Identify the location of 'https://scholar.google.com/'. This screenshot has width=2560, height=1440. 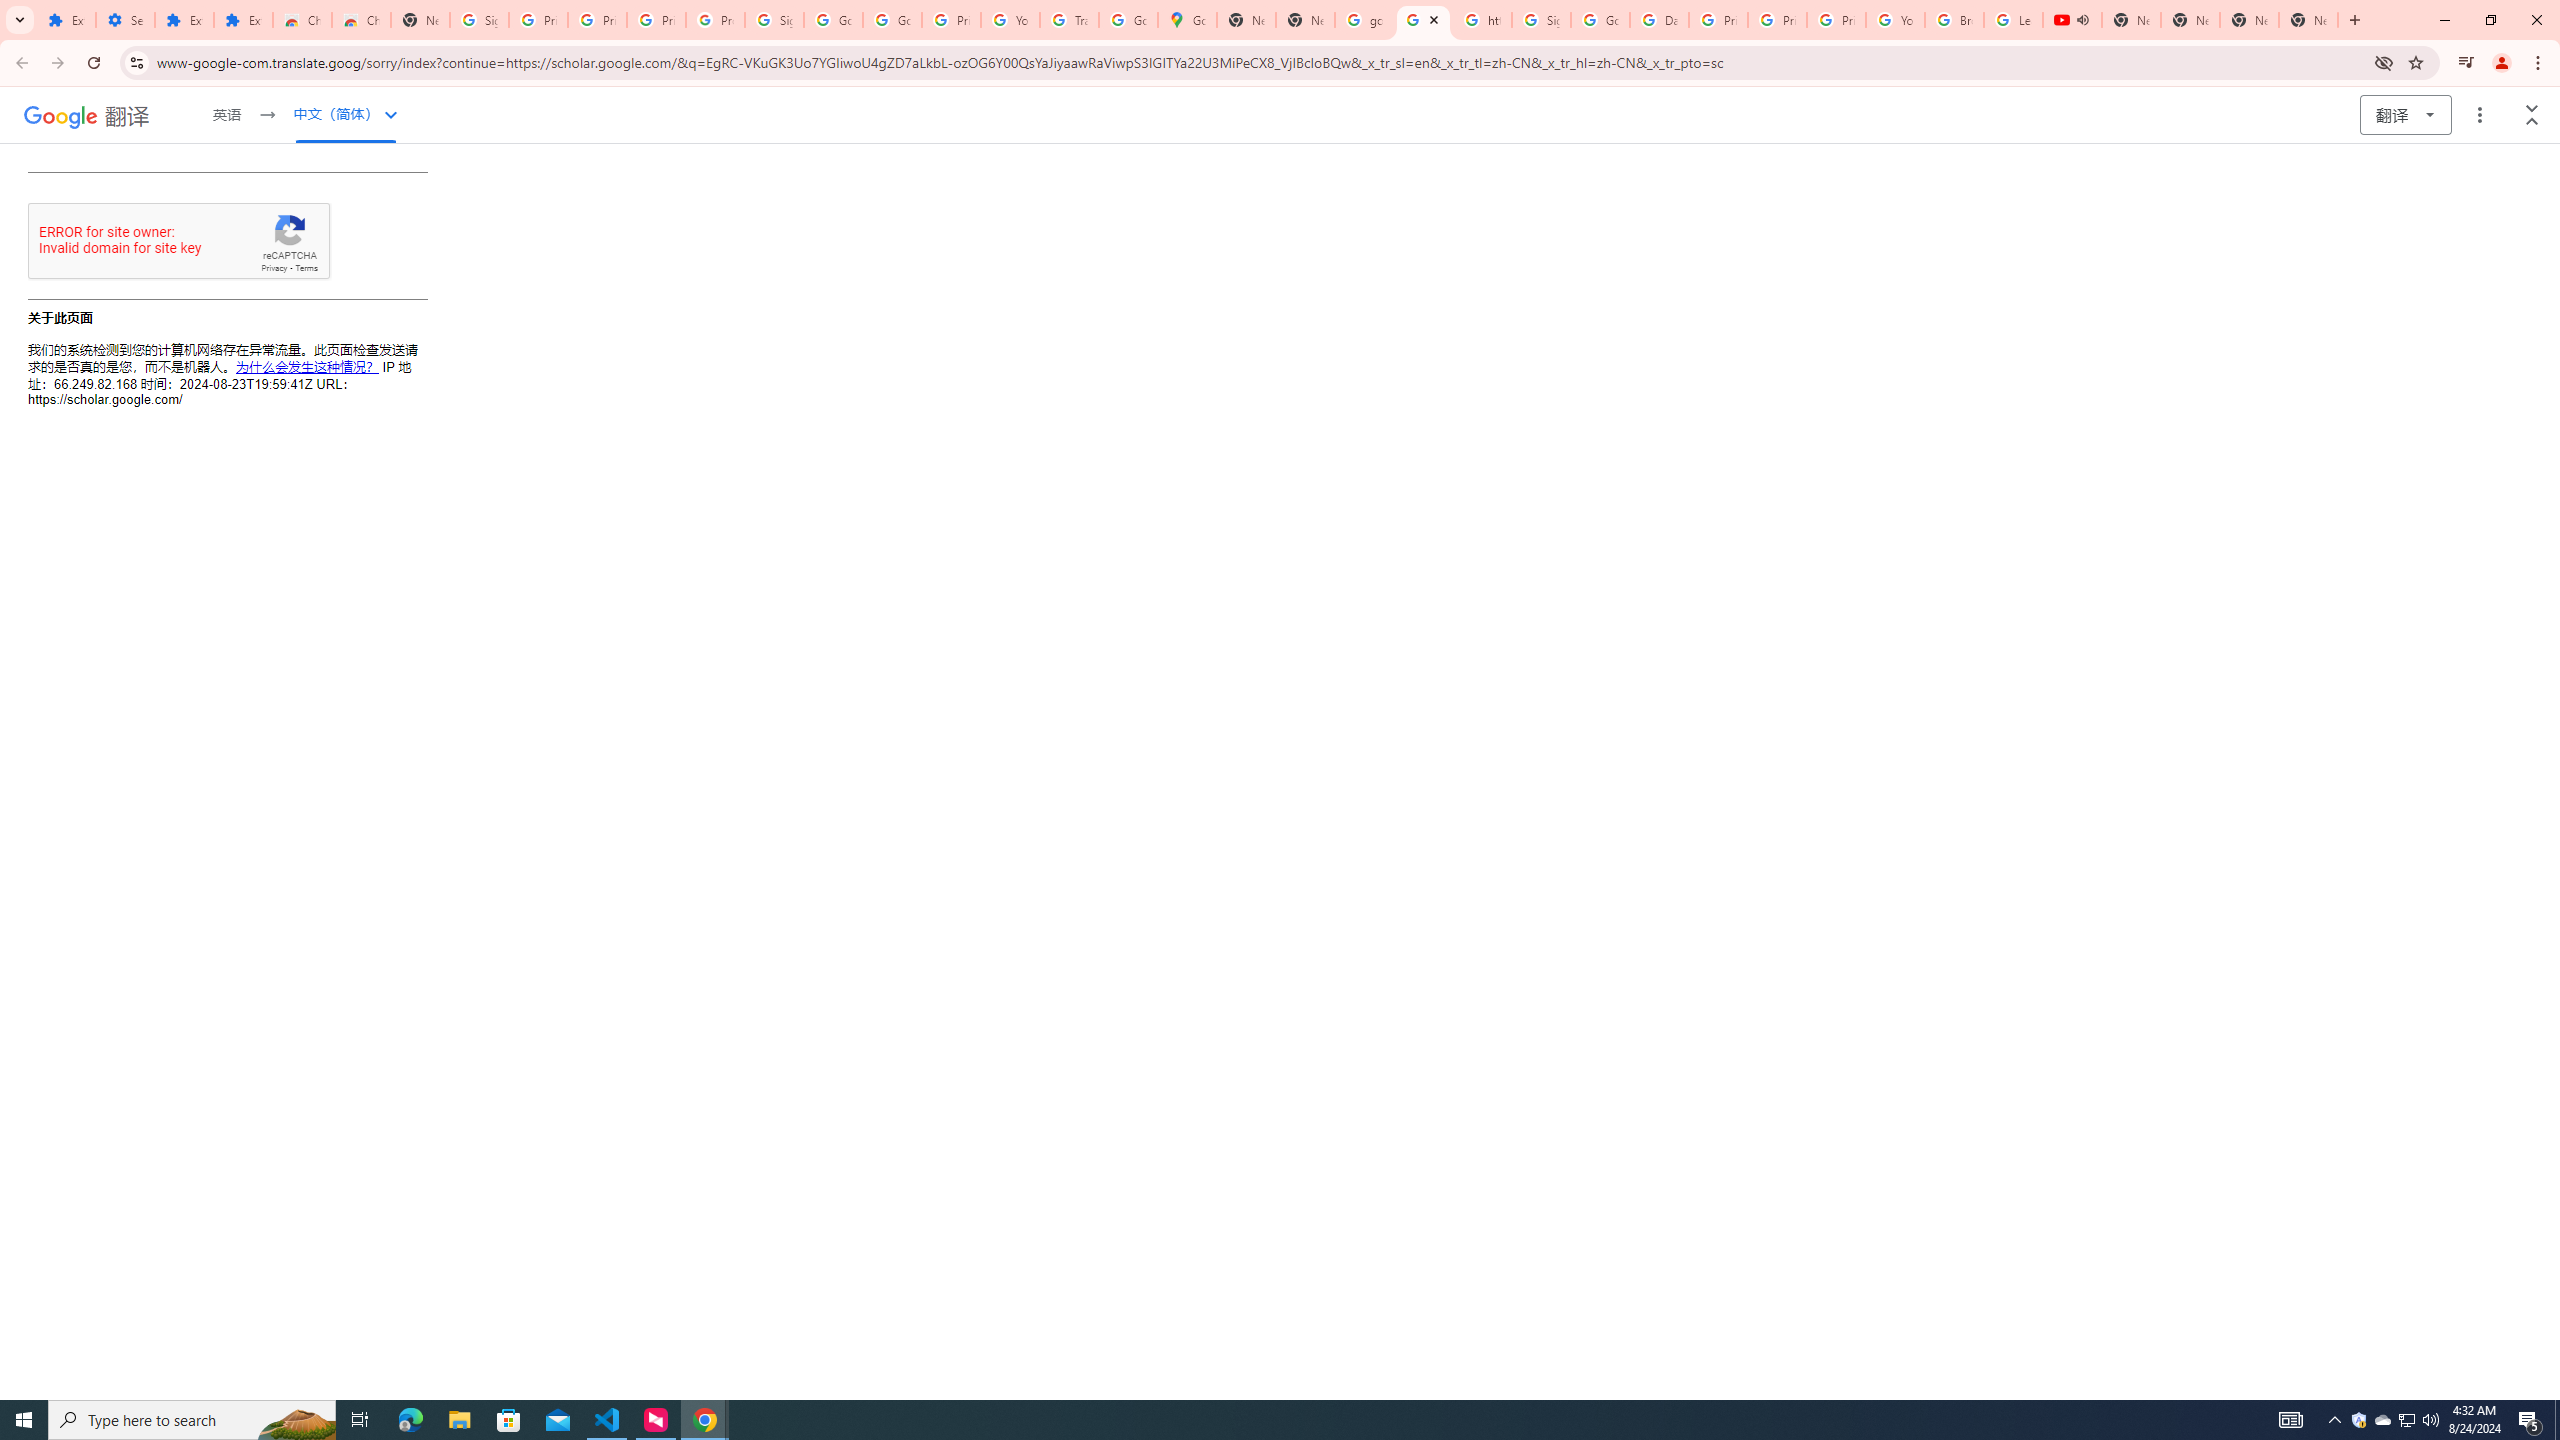
(1422, 19).